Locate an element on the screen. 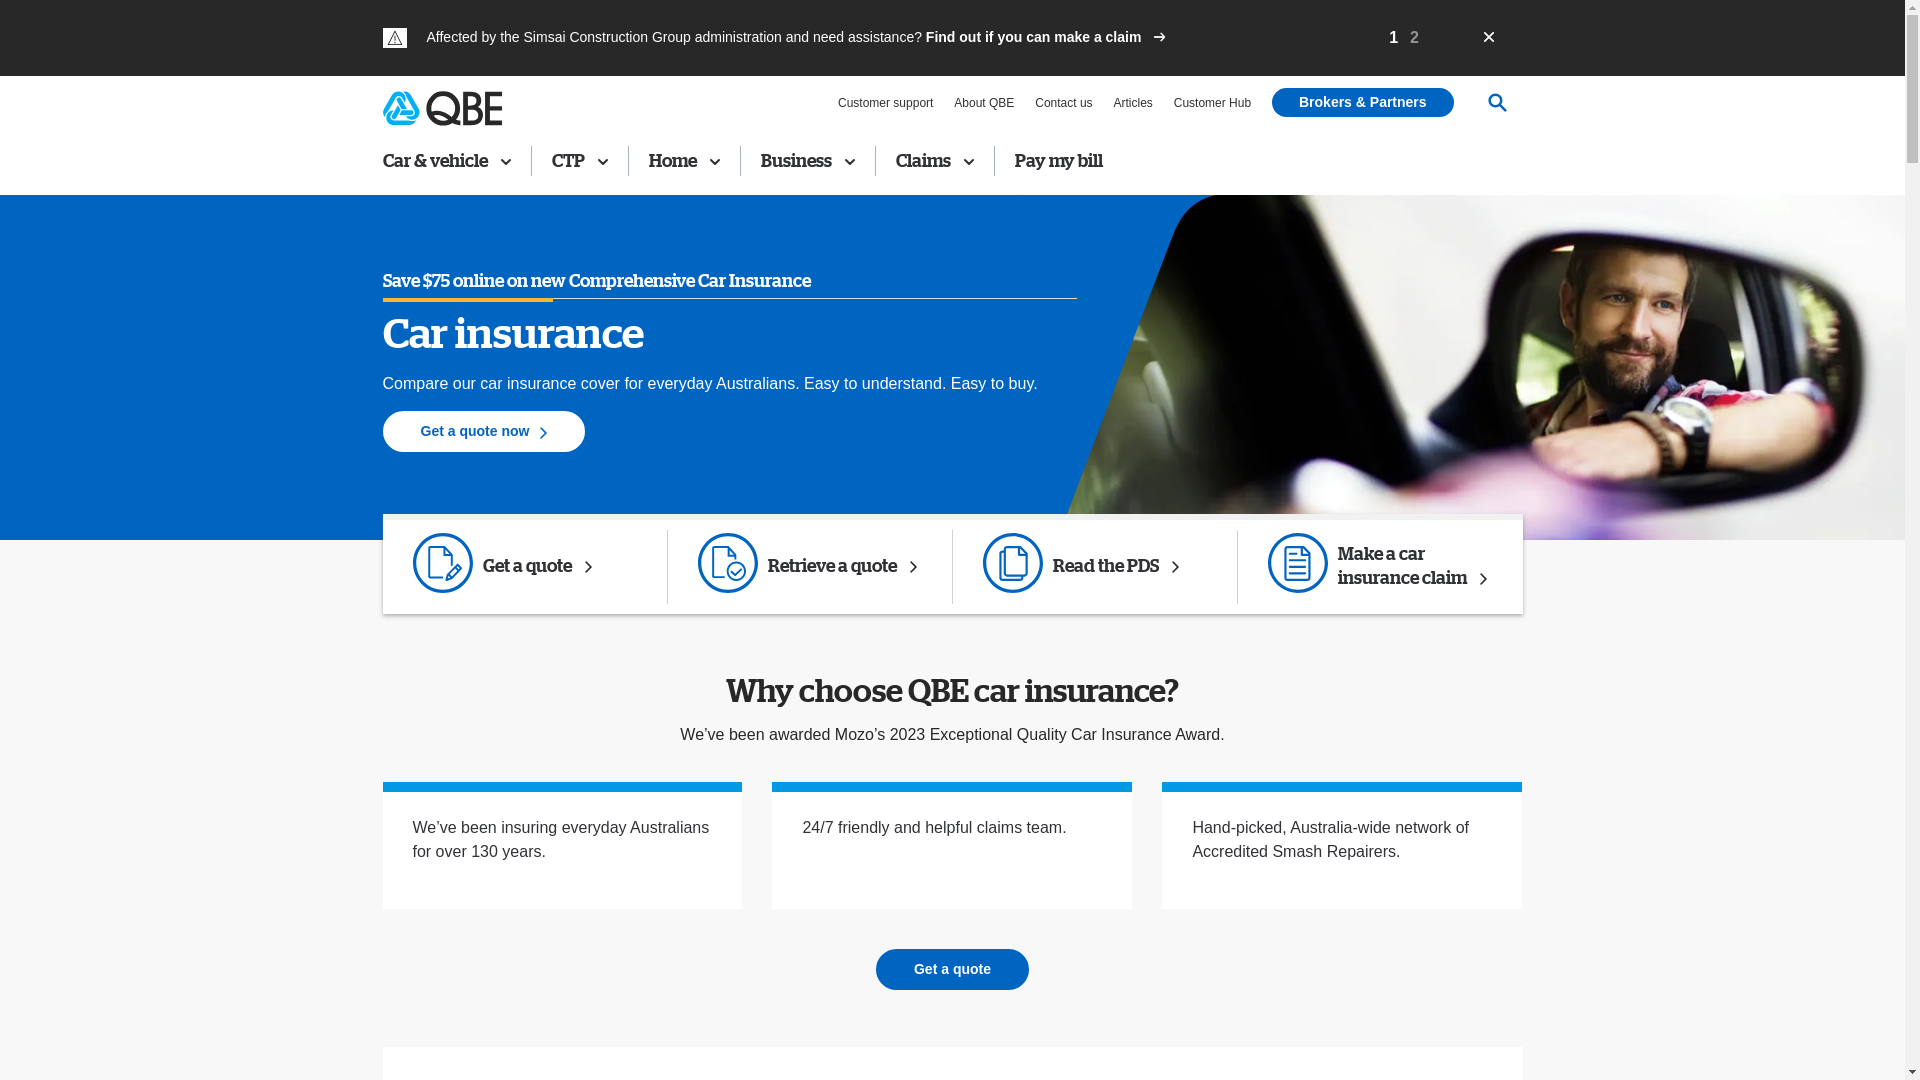 The height and width of the screenshot is (1080, 1920). 'Forms Created with Sketch. is located at coordinates (1101, 567).